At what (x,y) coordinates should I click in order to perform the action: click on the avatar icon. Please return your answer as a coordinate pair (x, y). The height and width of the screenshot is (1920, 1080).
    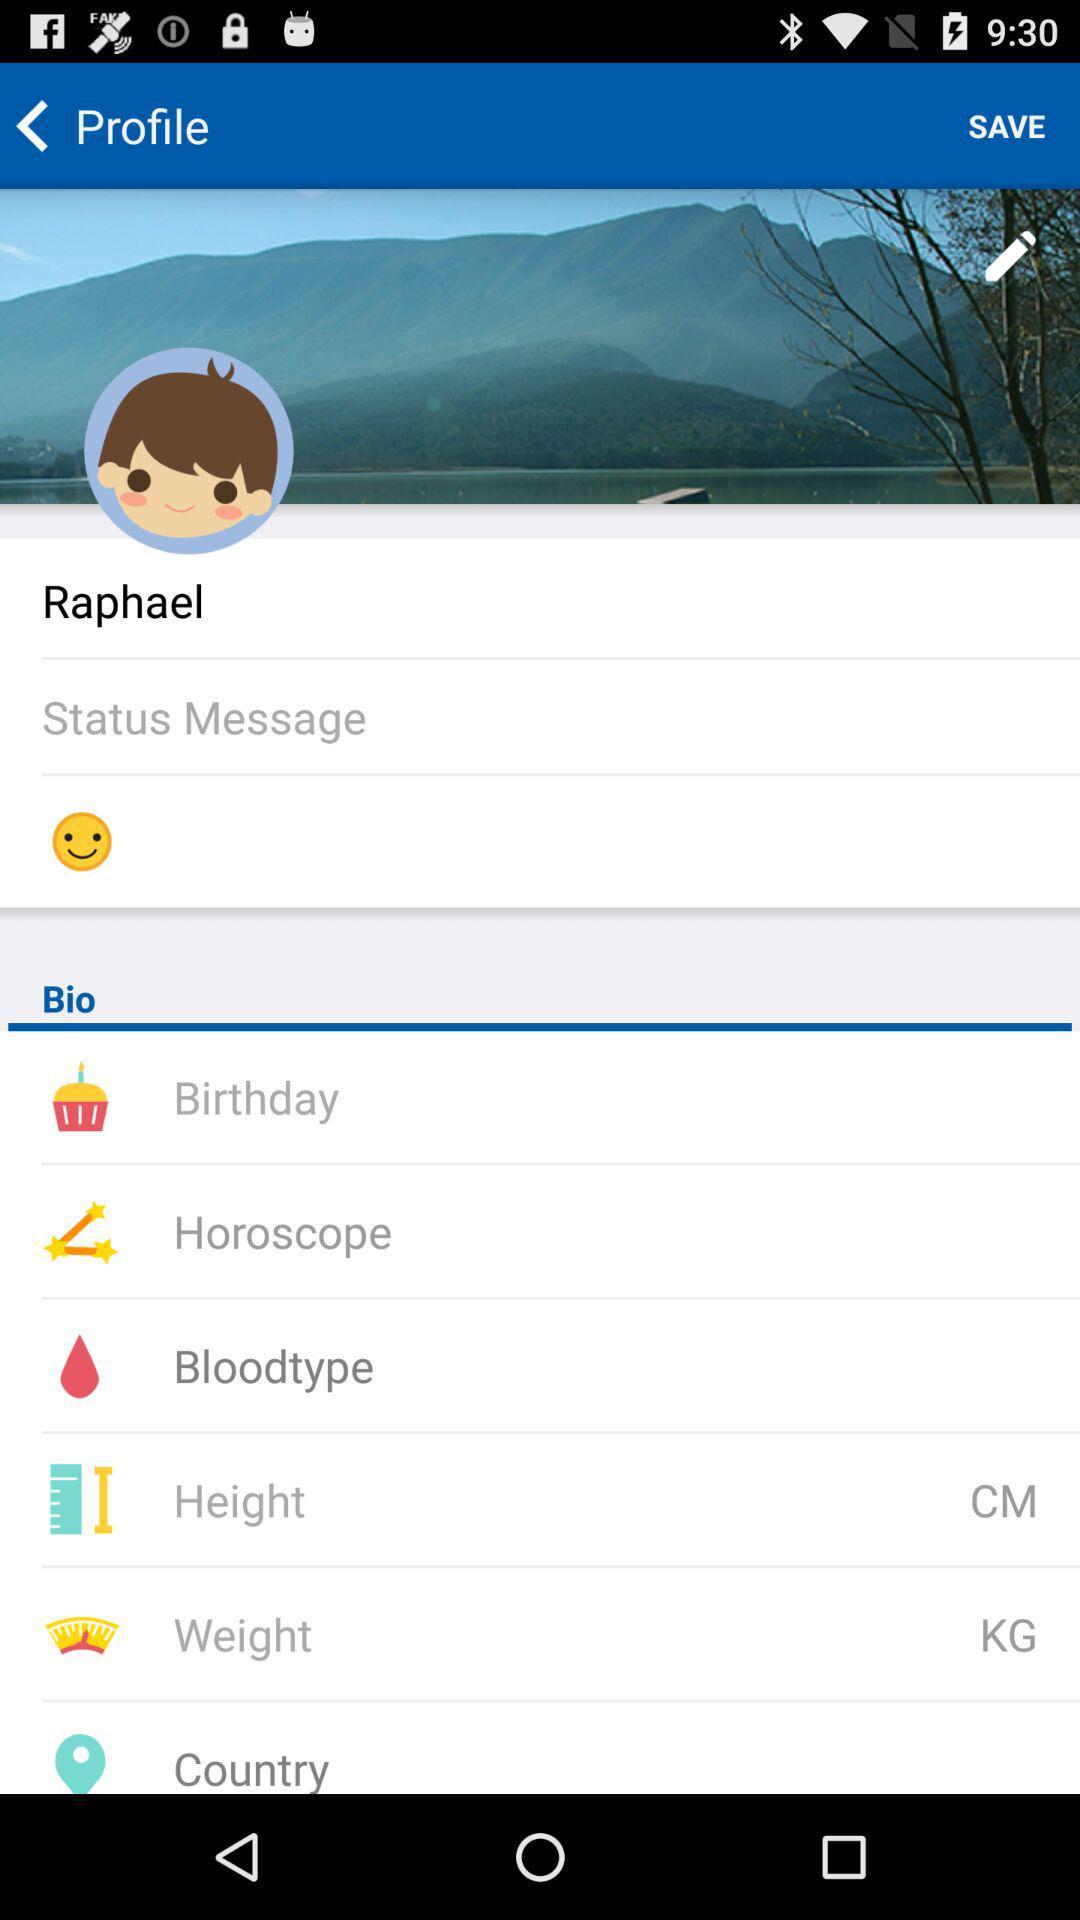
    Looking at the image, I should click on (189, 483).